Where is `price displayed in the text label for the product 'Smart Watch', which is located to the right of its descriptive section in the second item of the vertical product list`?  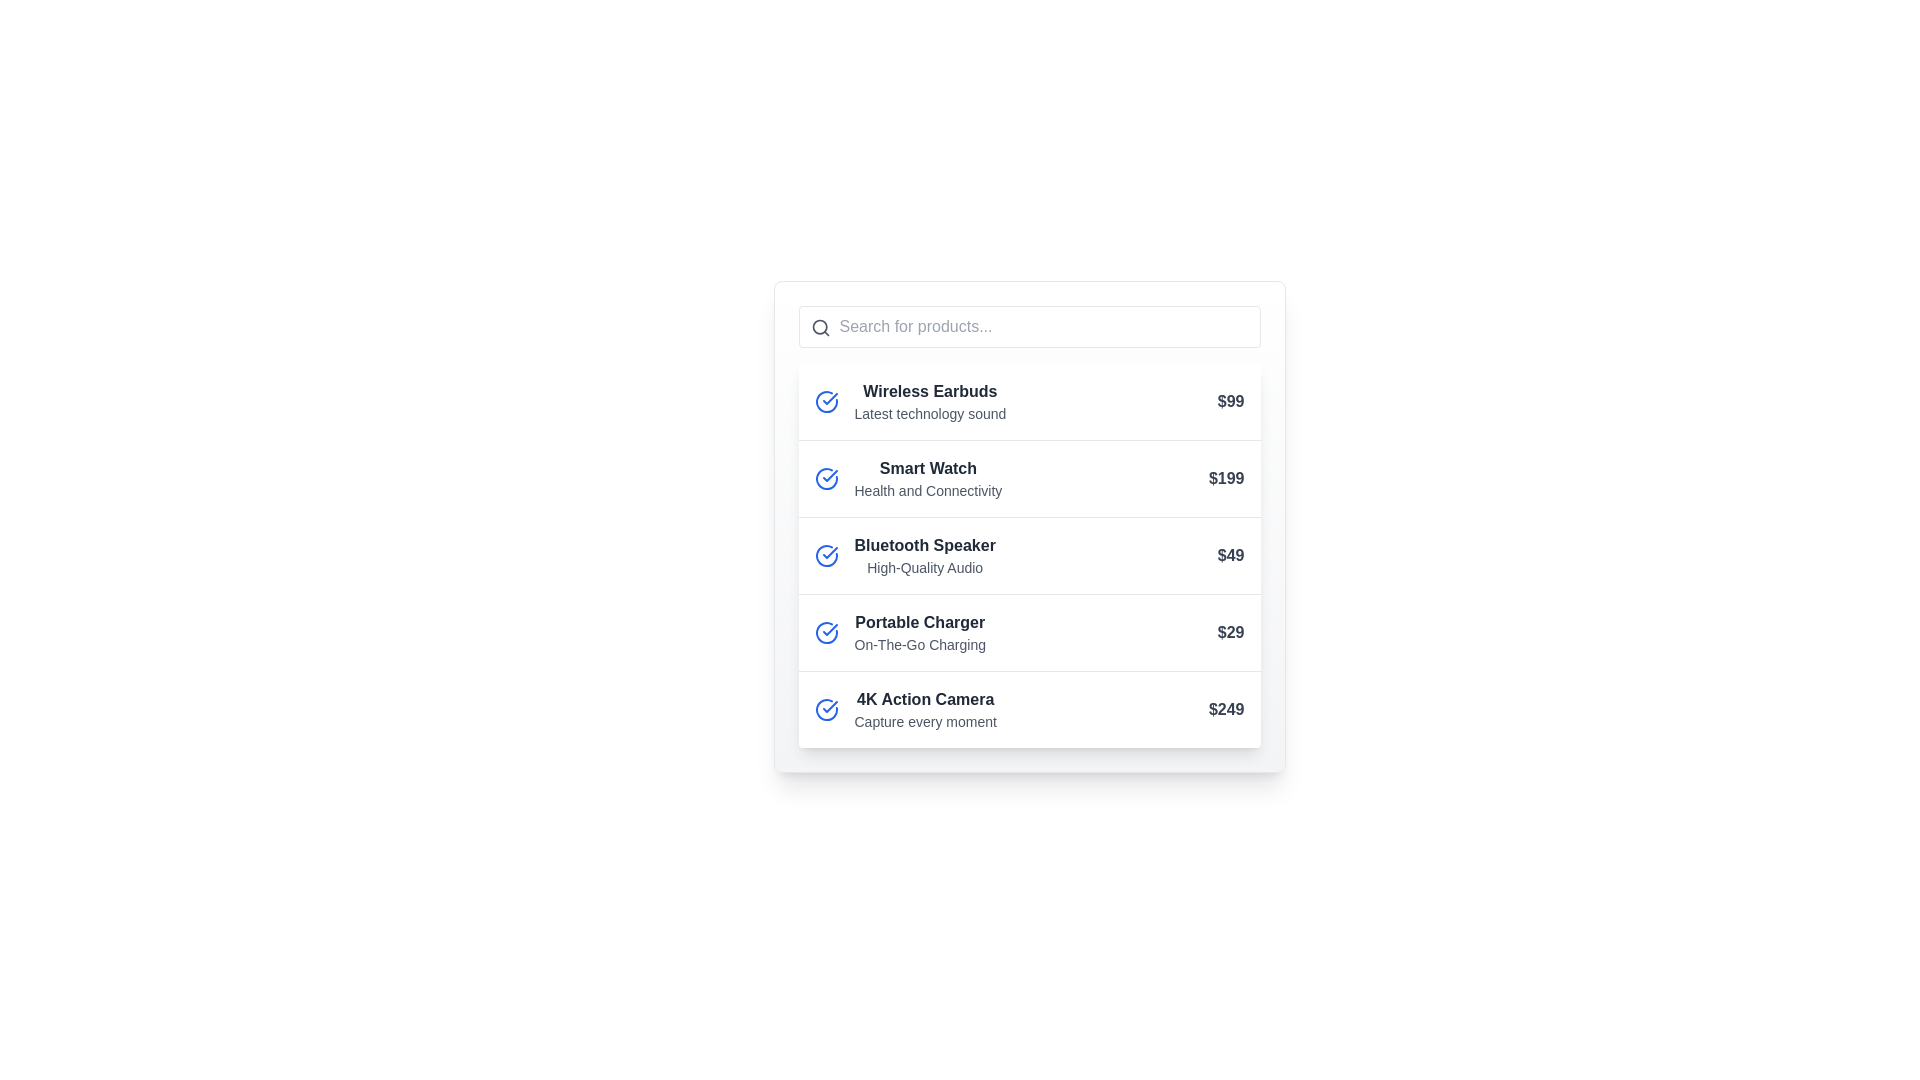
price displayed in the text label for the product 'Smart Watch', which is located to the right of its descriptive section in the second item of the vertical product list is located at coordinates (1225, 478).